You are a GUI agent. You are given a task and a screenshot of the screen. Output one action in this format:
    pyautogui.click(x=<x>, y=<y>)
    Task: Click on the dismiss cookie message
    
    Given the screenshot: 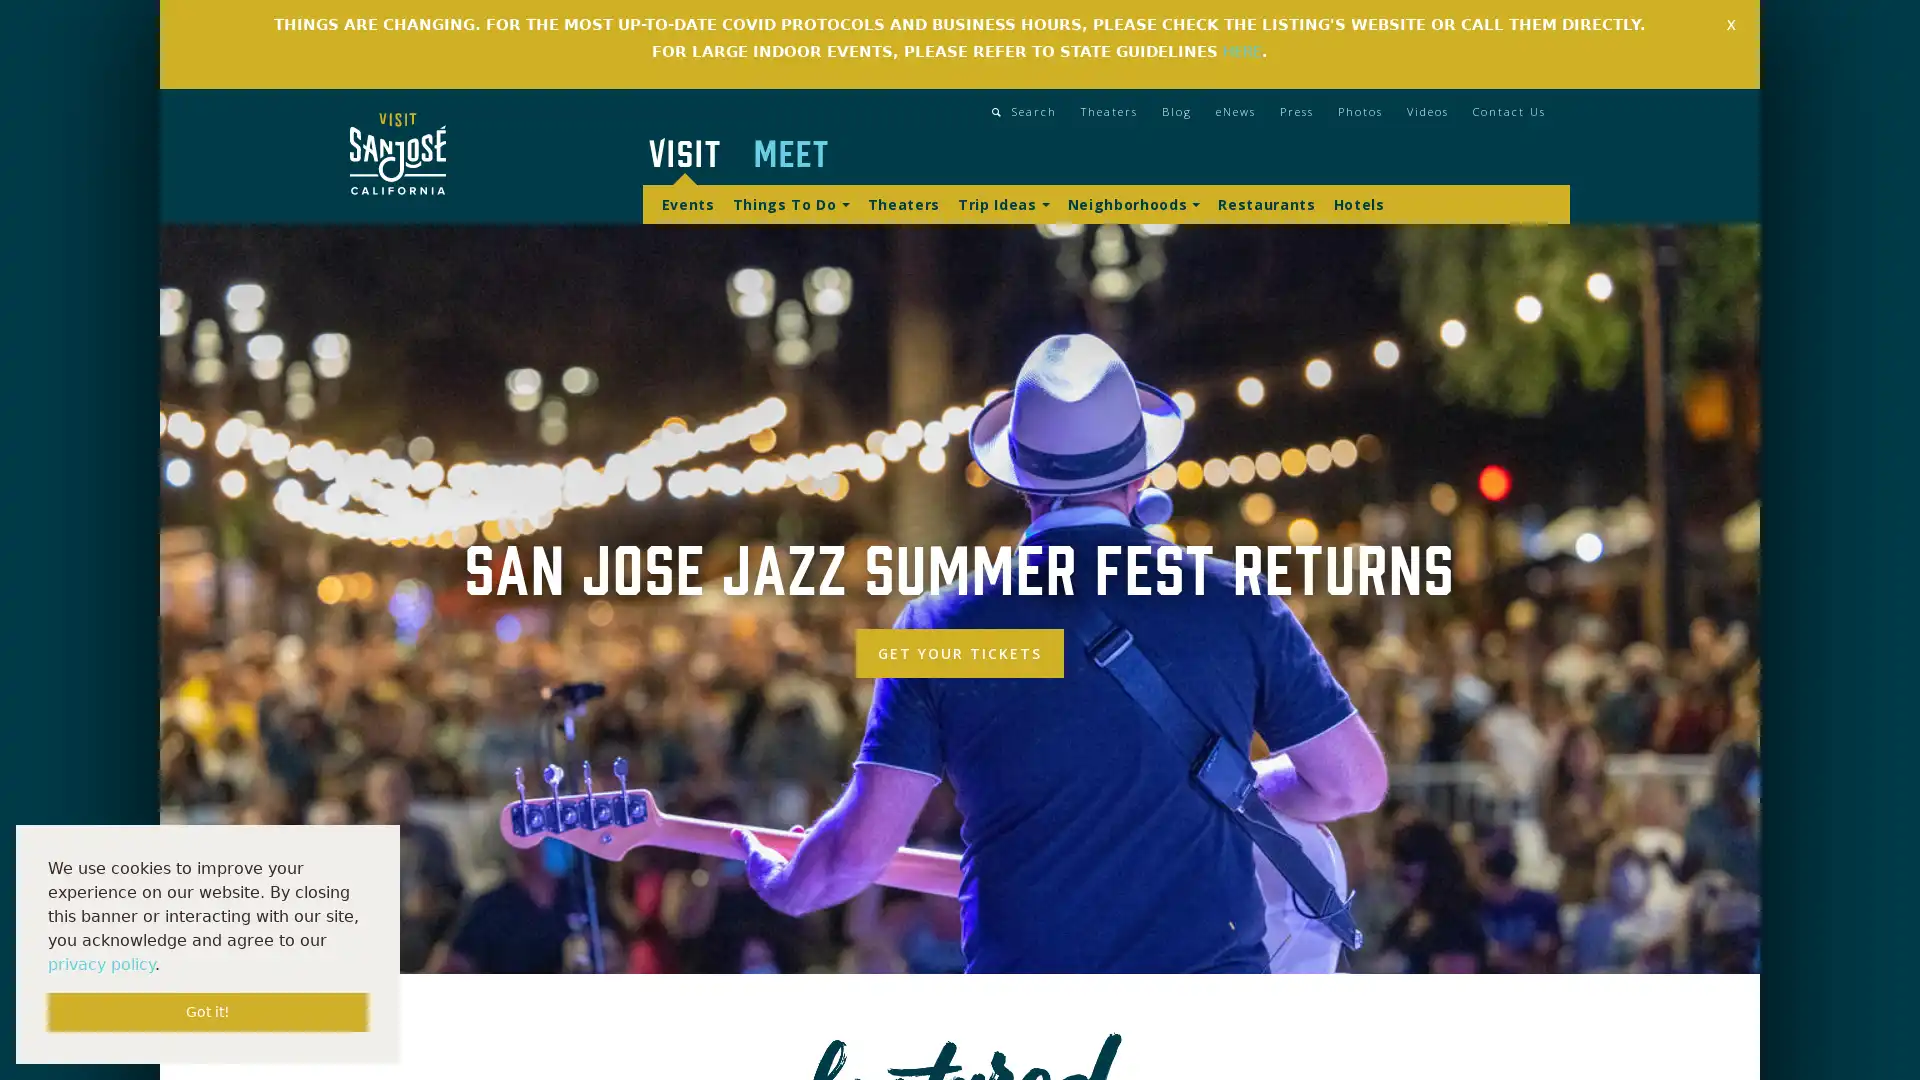 What is the action you would take?
    pyautogui.click(x=207, y=1011)
    